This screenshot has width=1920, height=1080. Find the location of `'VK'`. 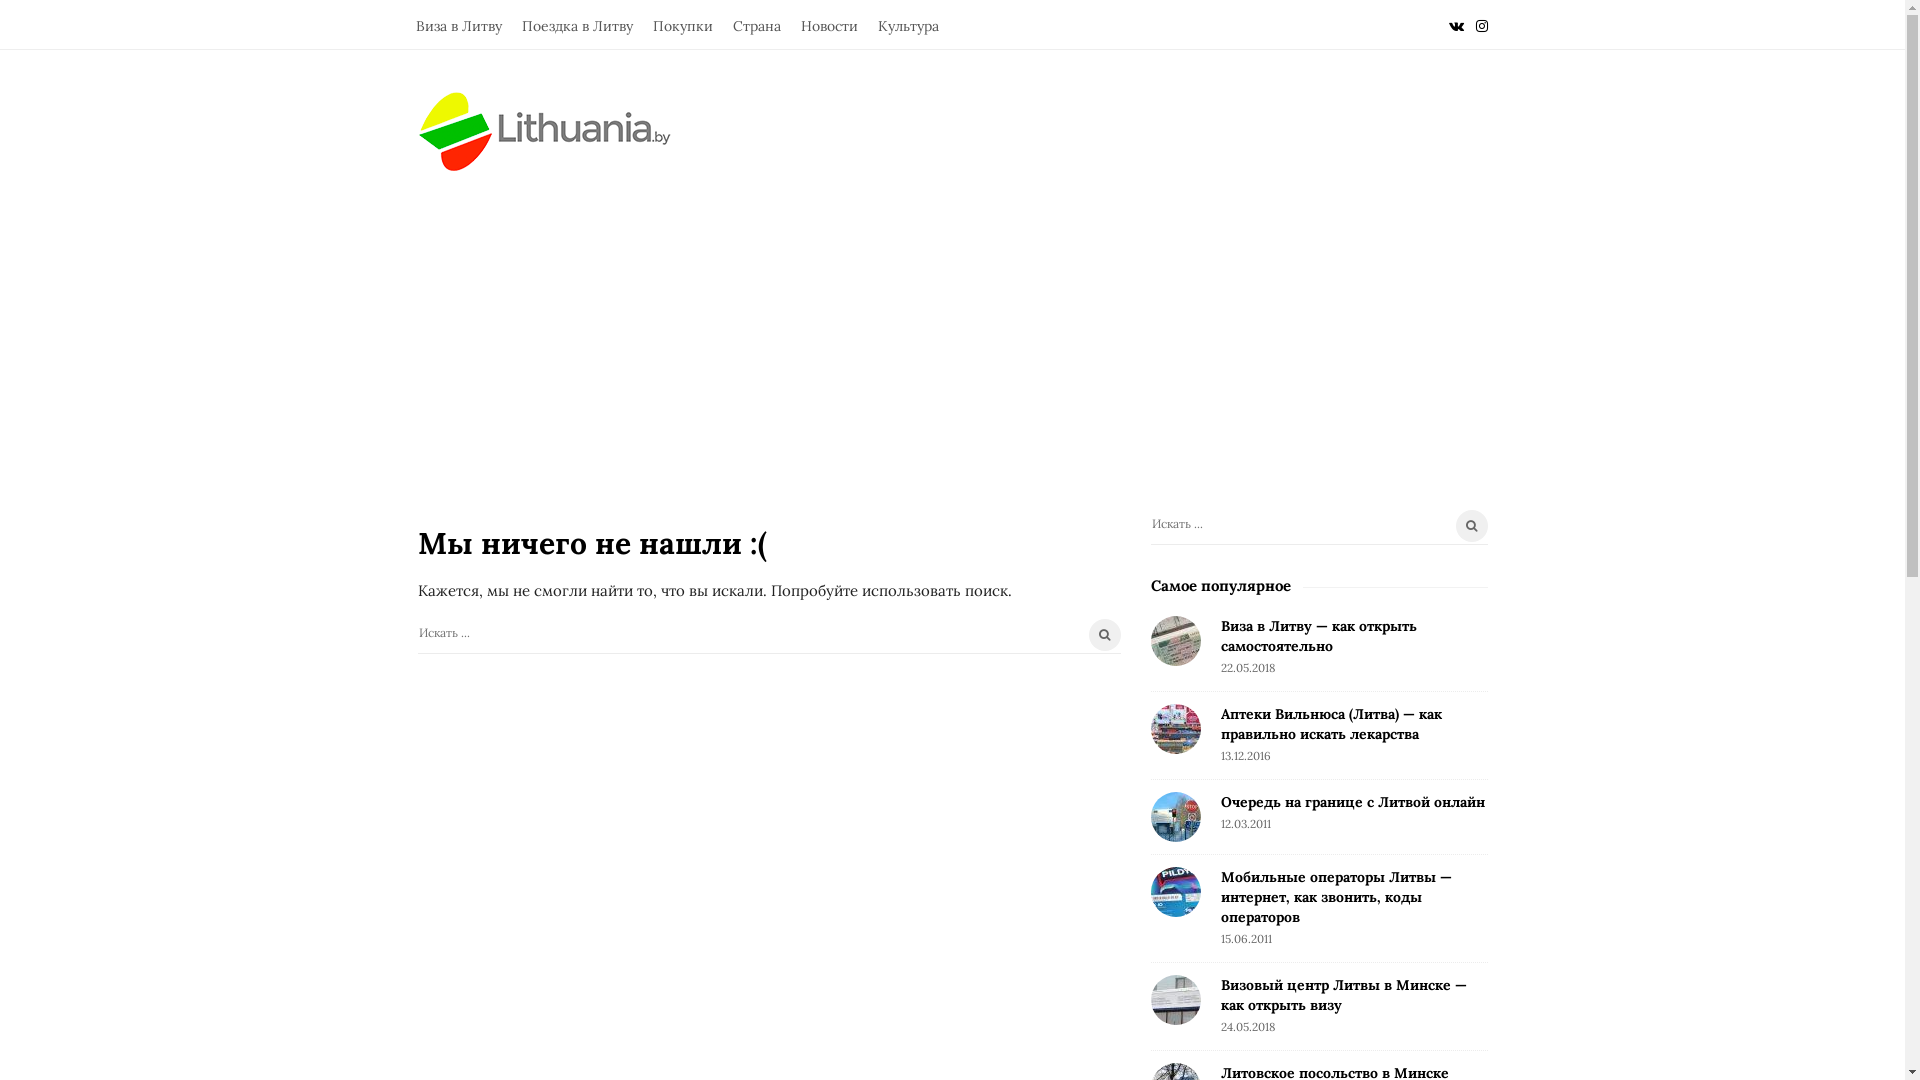

'VK' is located at coordinates (1455, 24).